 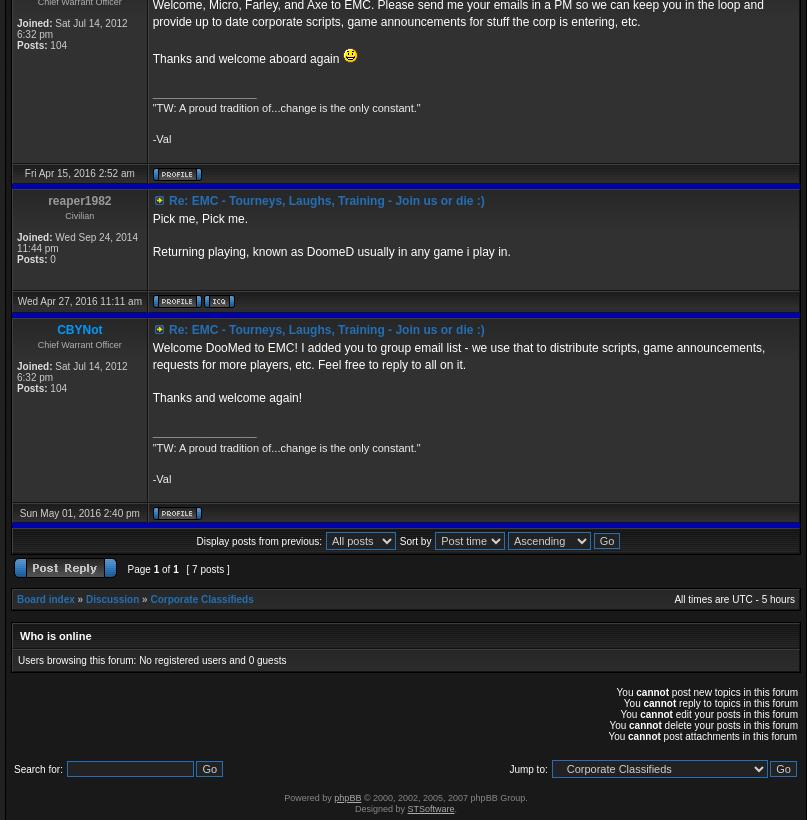 I want to click on 'Thanks and welcome again!', so click(x=227, y=398).